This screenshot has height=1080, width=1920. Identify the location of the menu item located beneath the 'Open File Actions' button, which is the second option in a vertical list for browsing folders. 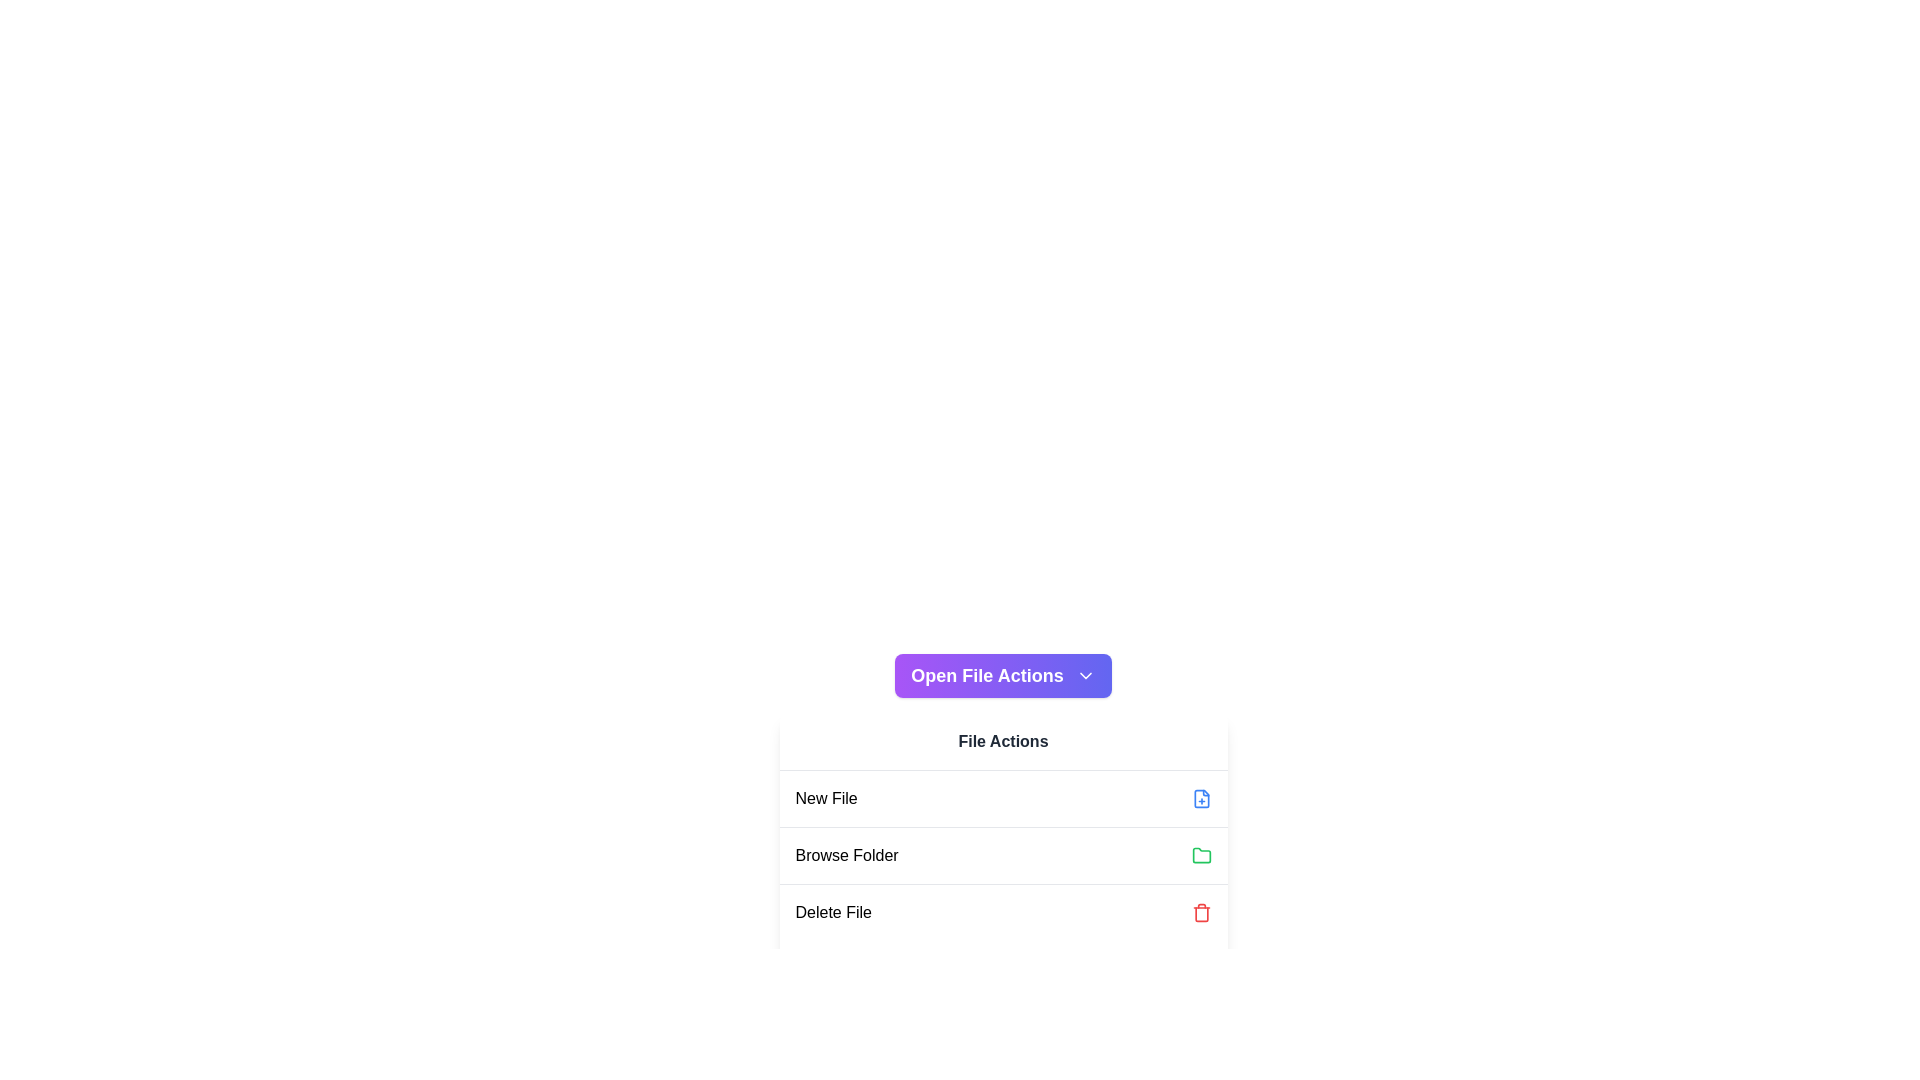
(1003, 863).